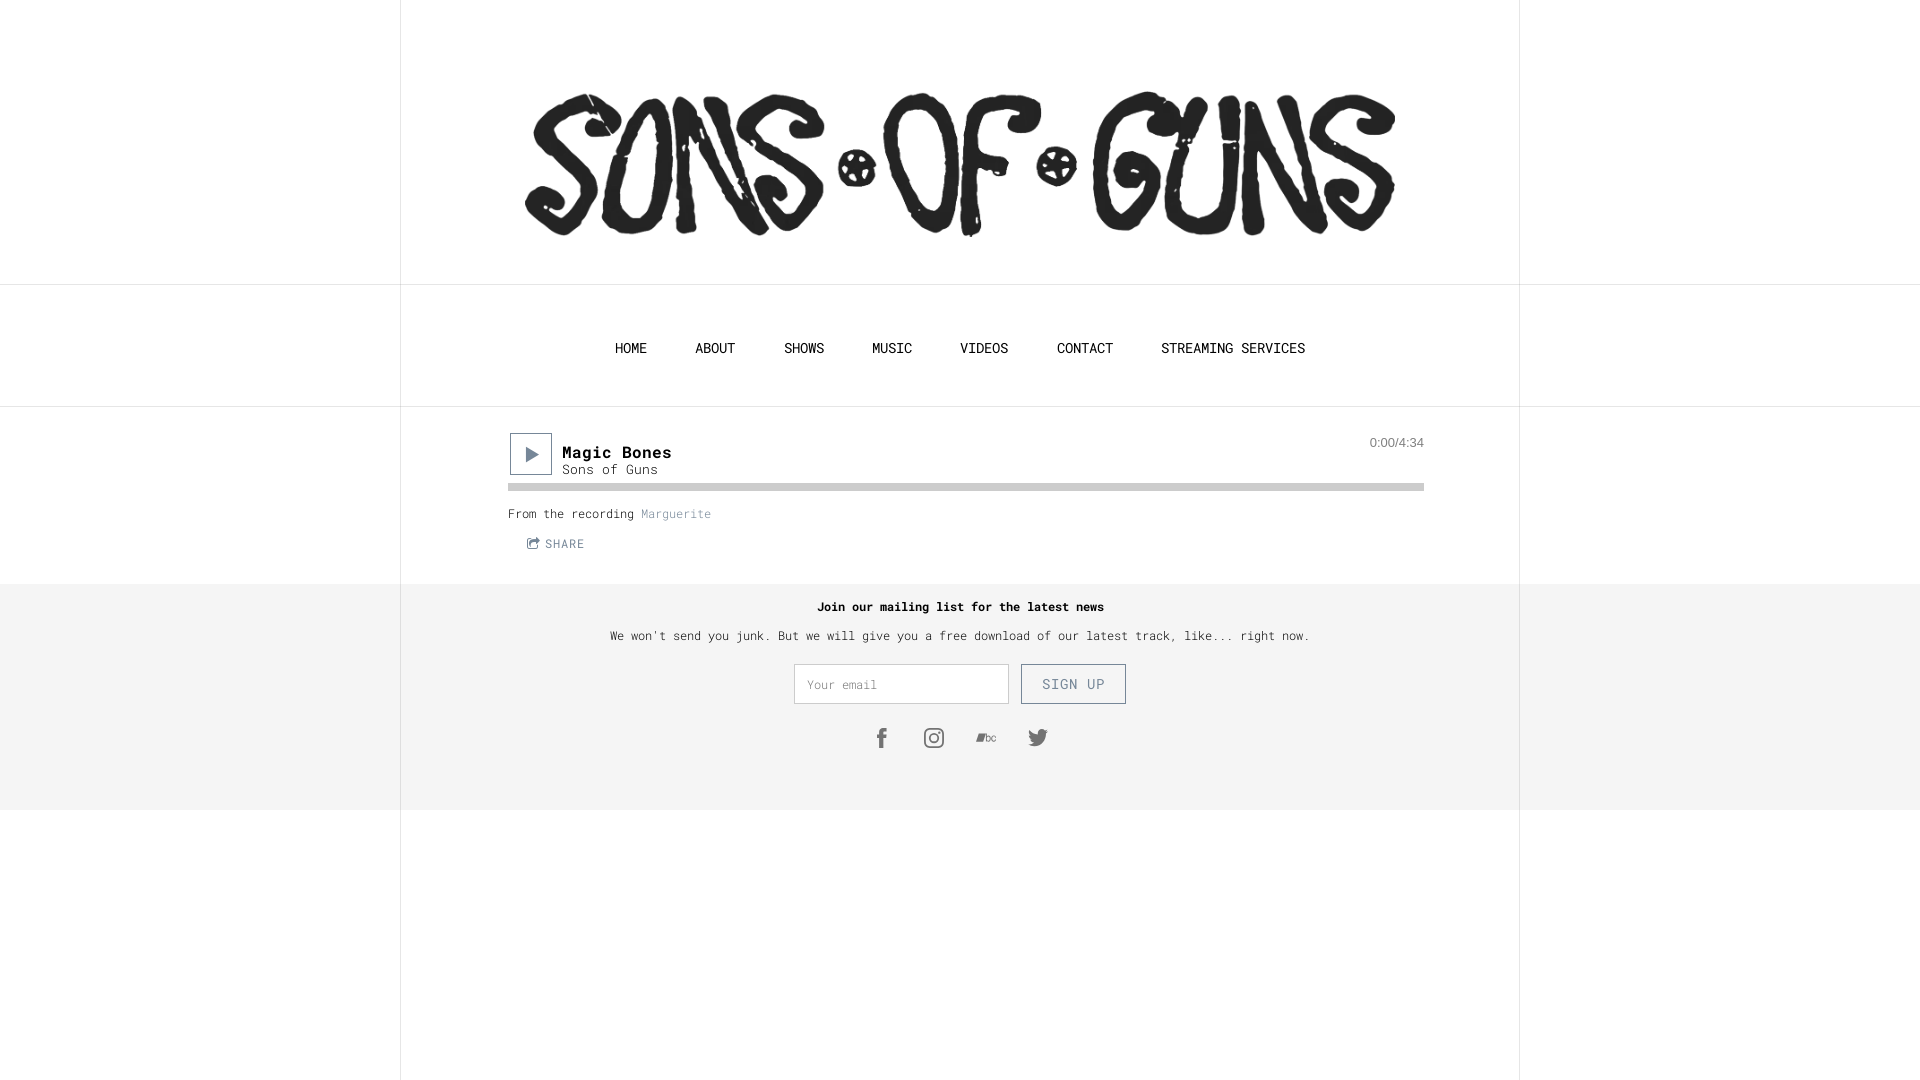 The width and height of the screenshot is (1920, 1080). What do you see at coordinates (1072, 682) in the screenshot?
I see `'SIGN UP'` at bounding box center [1072, 682].